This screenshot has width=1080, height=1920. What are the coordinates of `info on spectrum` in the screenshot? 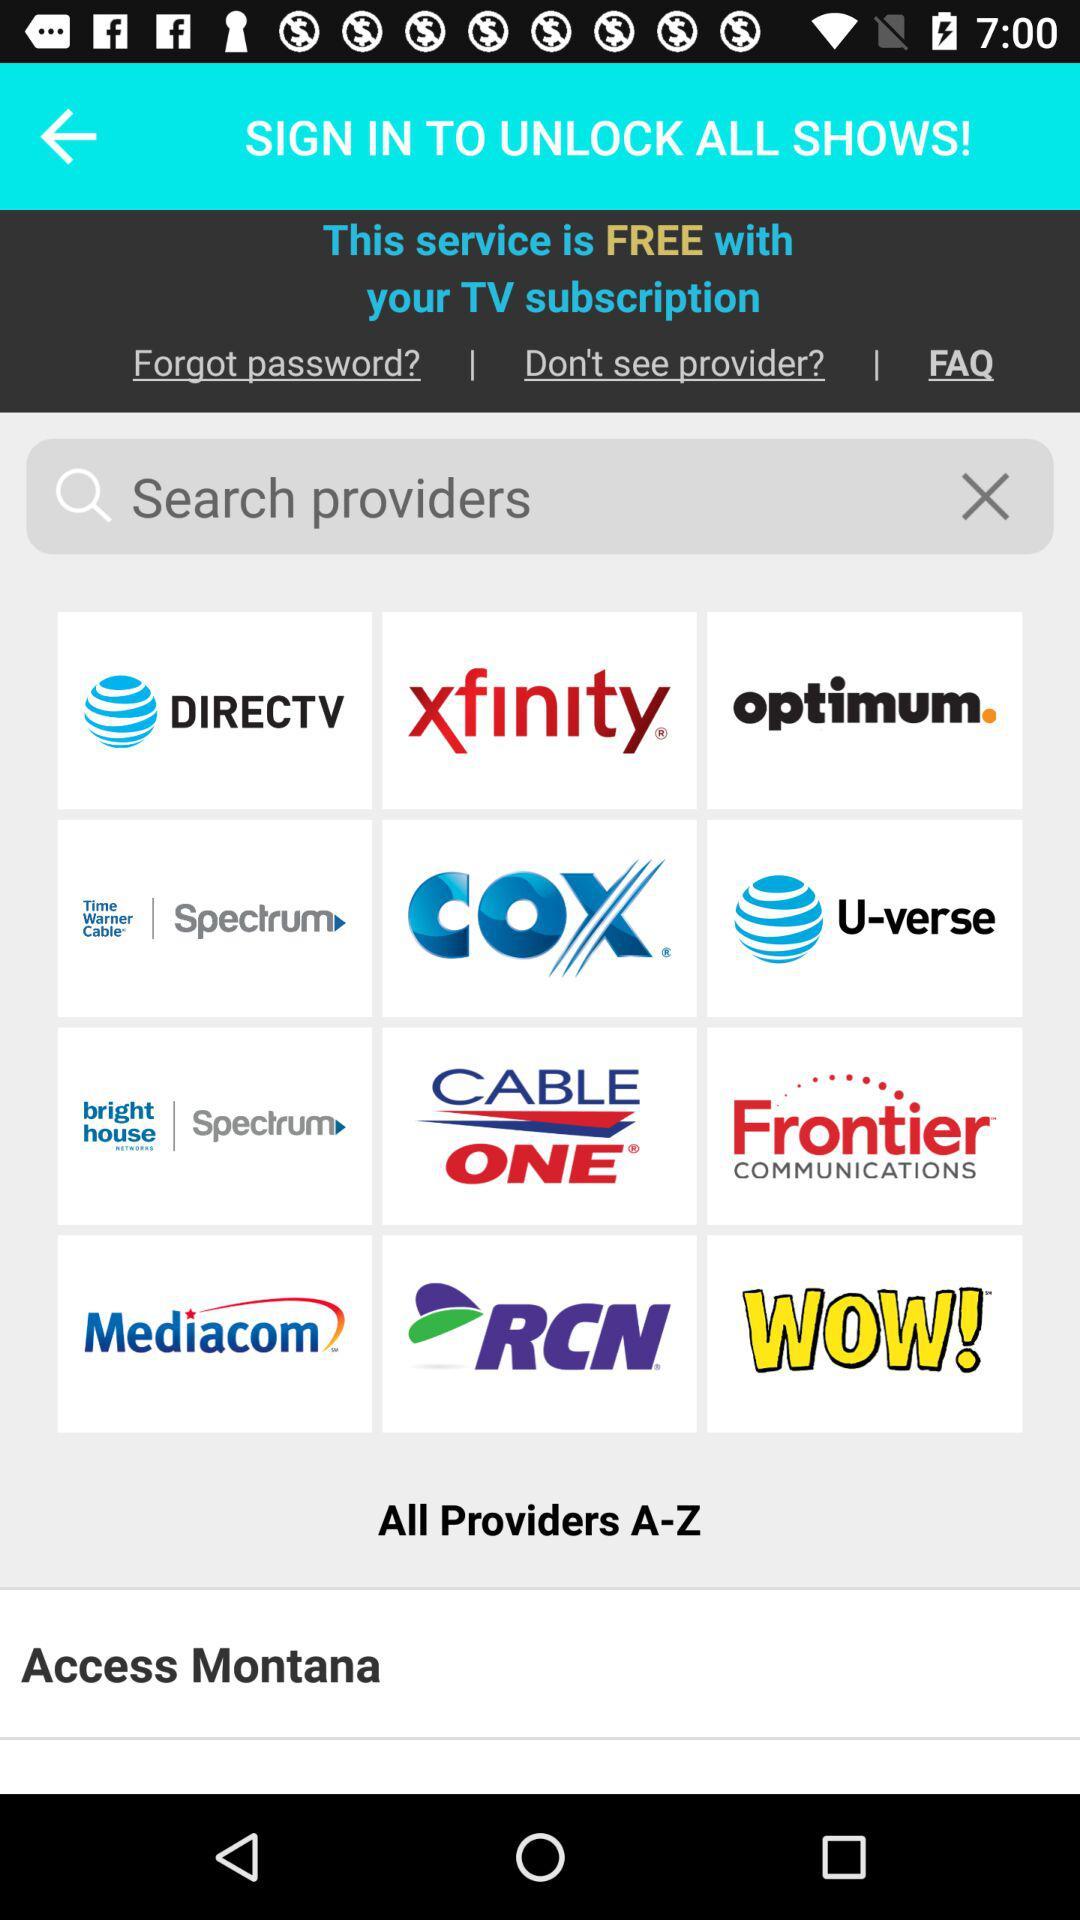 It's located at (214, 1126).